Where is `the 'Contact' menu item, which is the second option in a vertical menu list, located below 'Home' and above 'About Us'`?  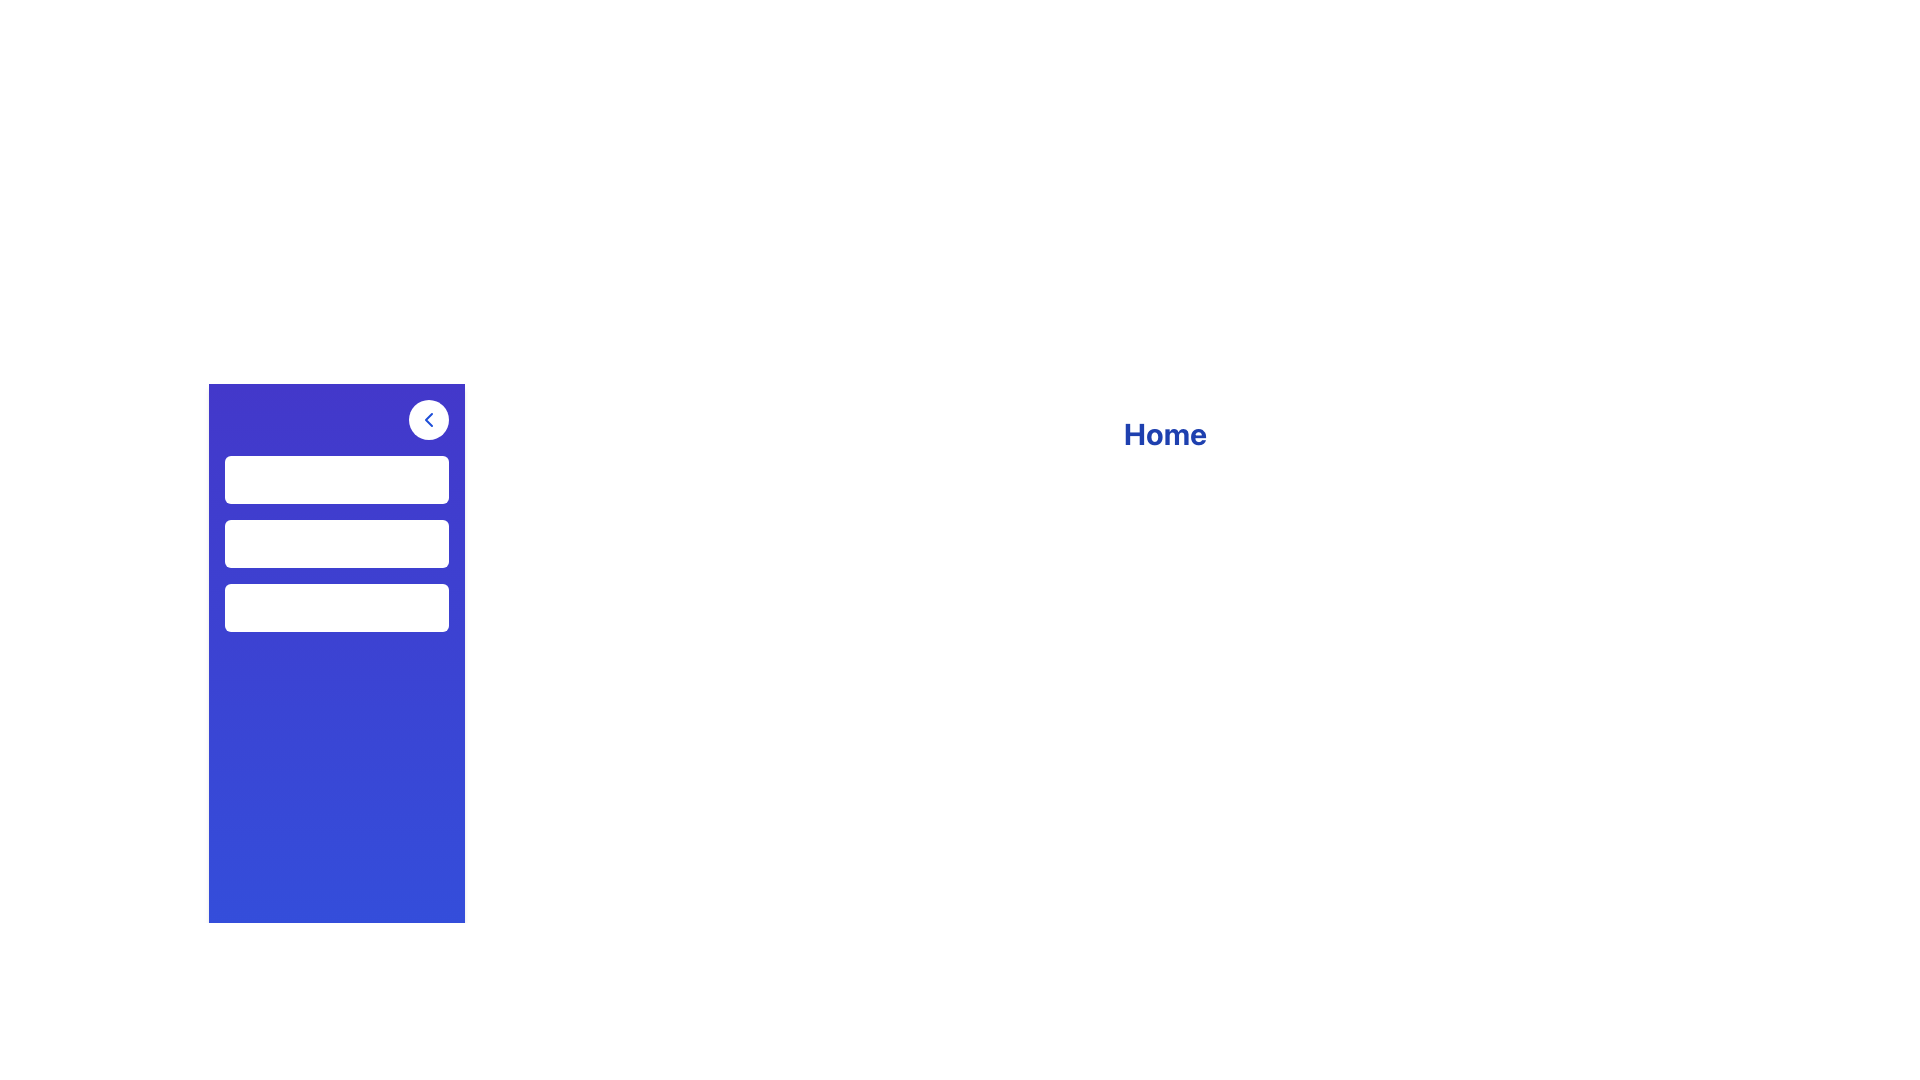 the 'Contact' menu item, which is the second option in a vertical menu list, located below 'Home' and above 'About Us' is located at coordinates (336, 543).